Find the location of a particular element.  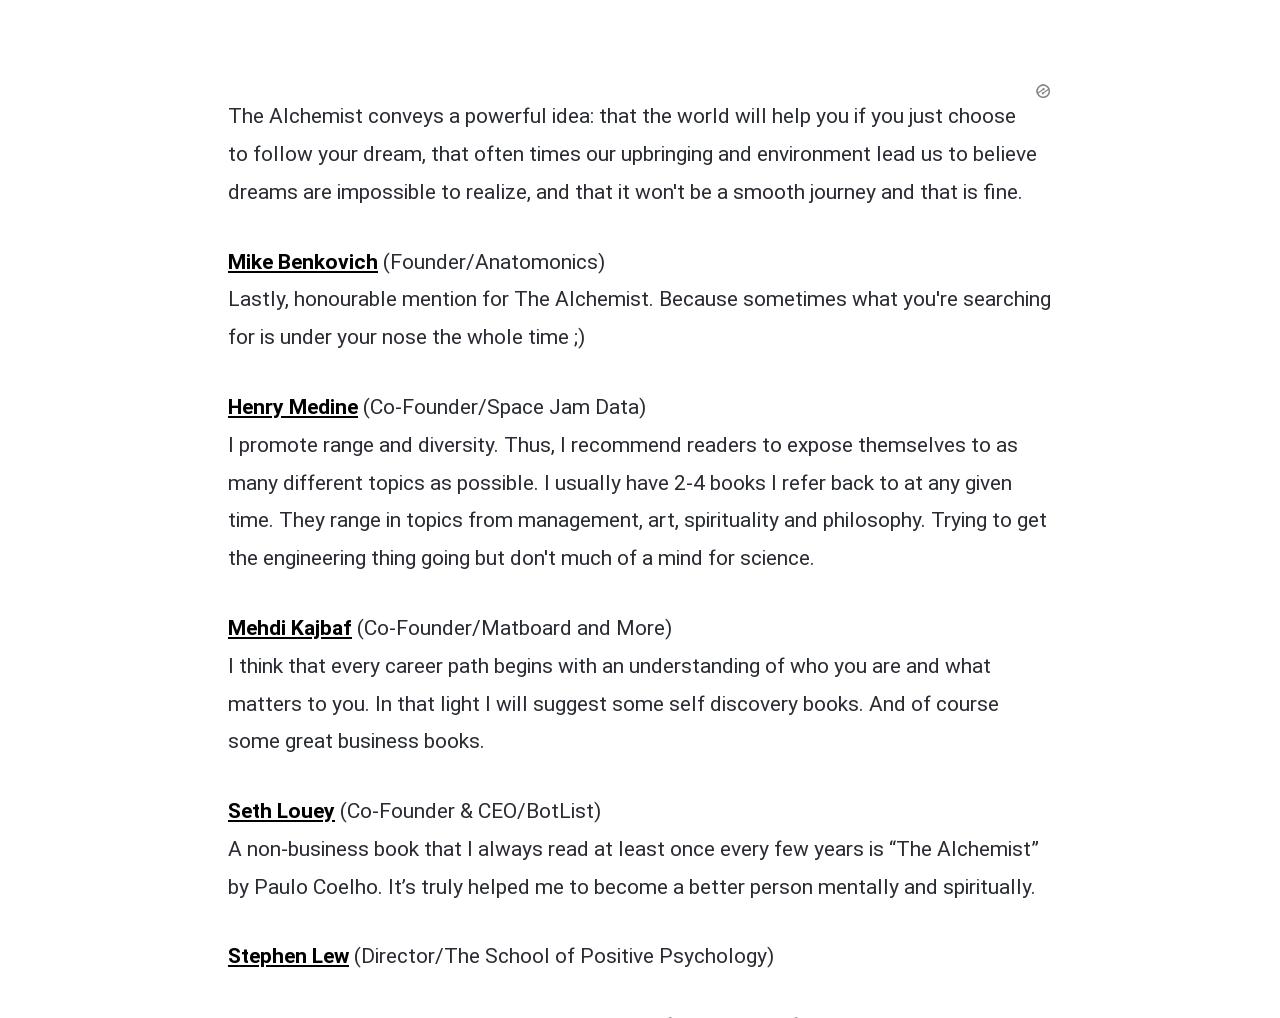

'I promote range and diversity. Thus, I recommend readers to expose themselves to as many different topics as possible. I usually have 2-4 books I refer back to at any given time. They range in topics from management, art, spirituality and philosophy. Trying to get the engineering thing going but don't much of a mind for science.' is located at coordinates (636, 86).